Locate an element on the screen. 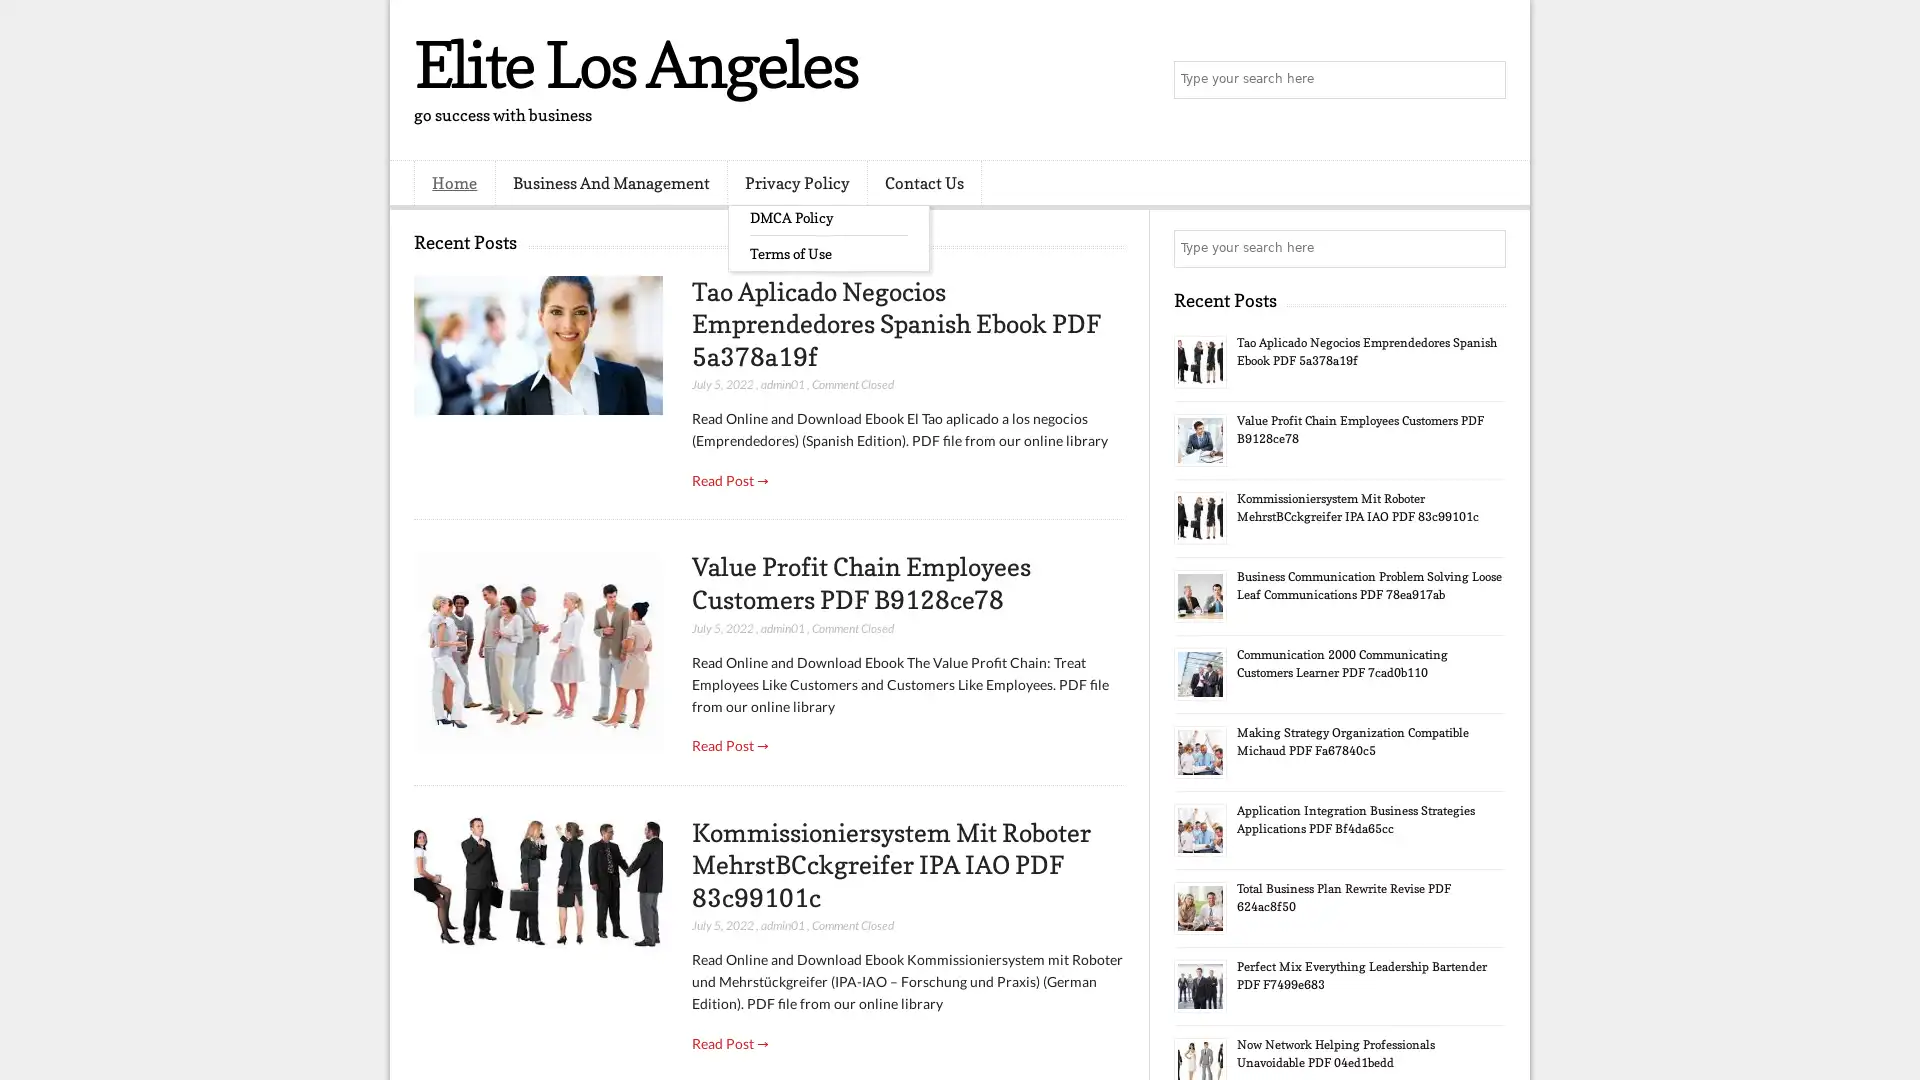  Search is located at coordinates (1485, 248).